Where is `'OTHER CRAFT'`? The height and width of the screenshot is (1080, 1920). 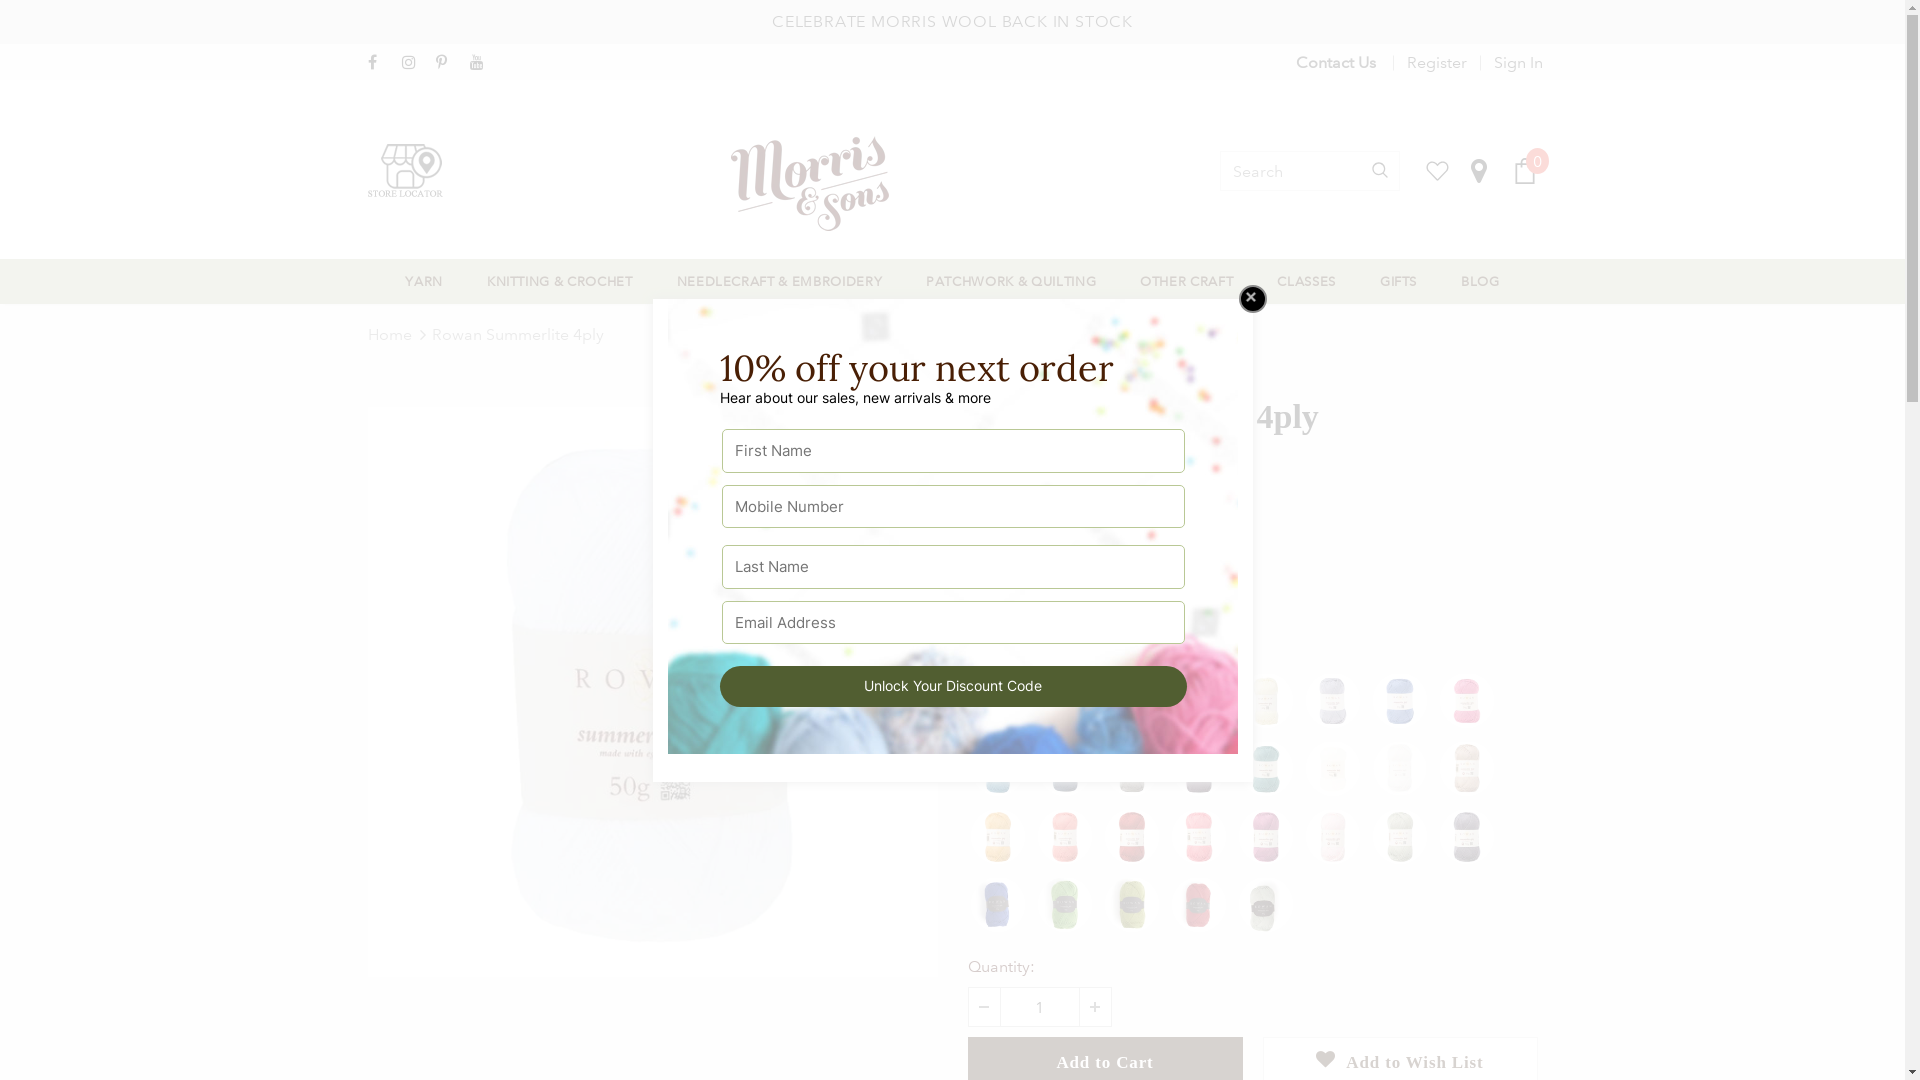
'OTHER CRAFT' is located at coordinates (1186, 281).